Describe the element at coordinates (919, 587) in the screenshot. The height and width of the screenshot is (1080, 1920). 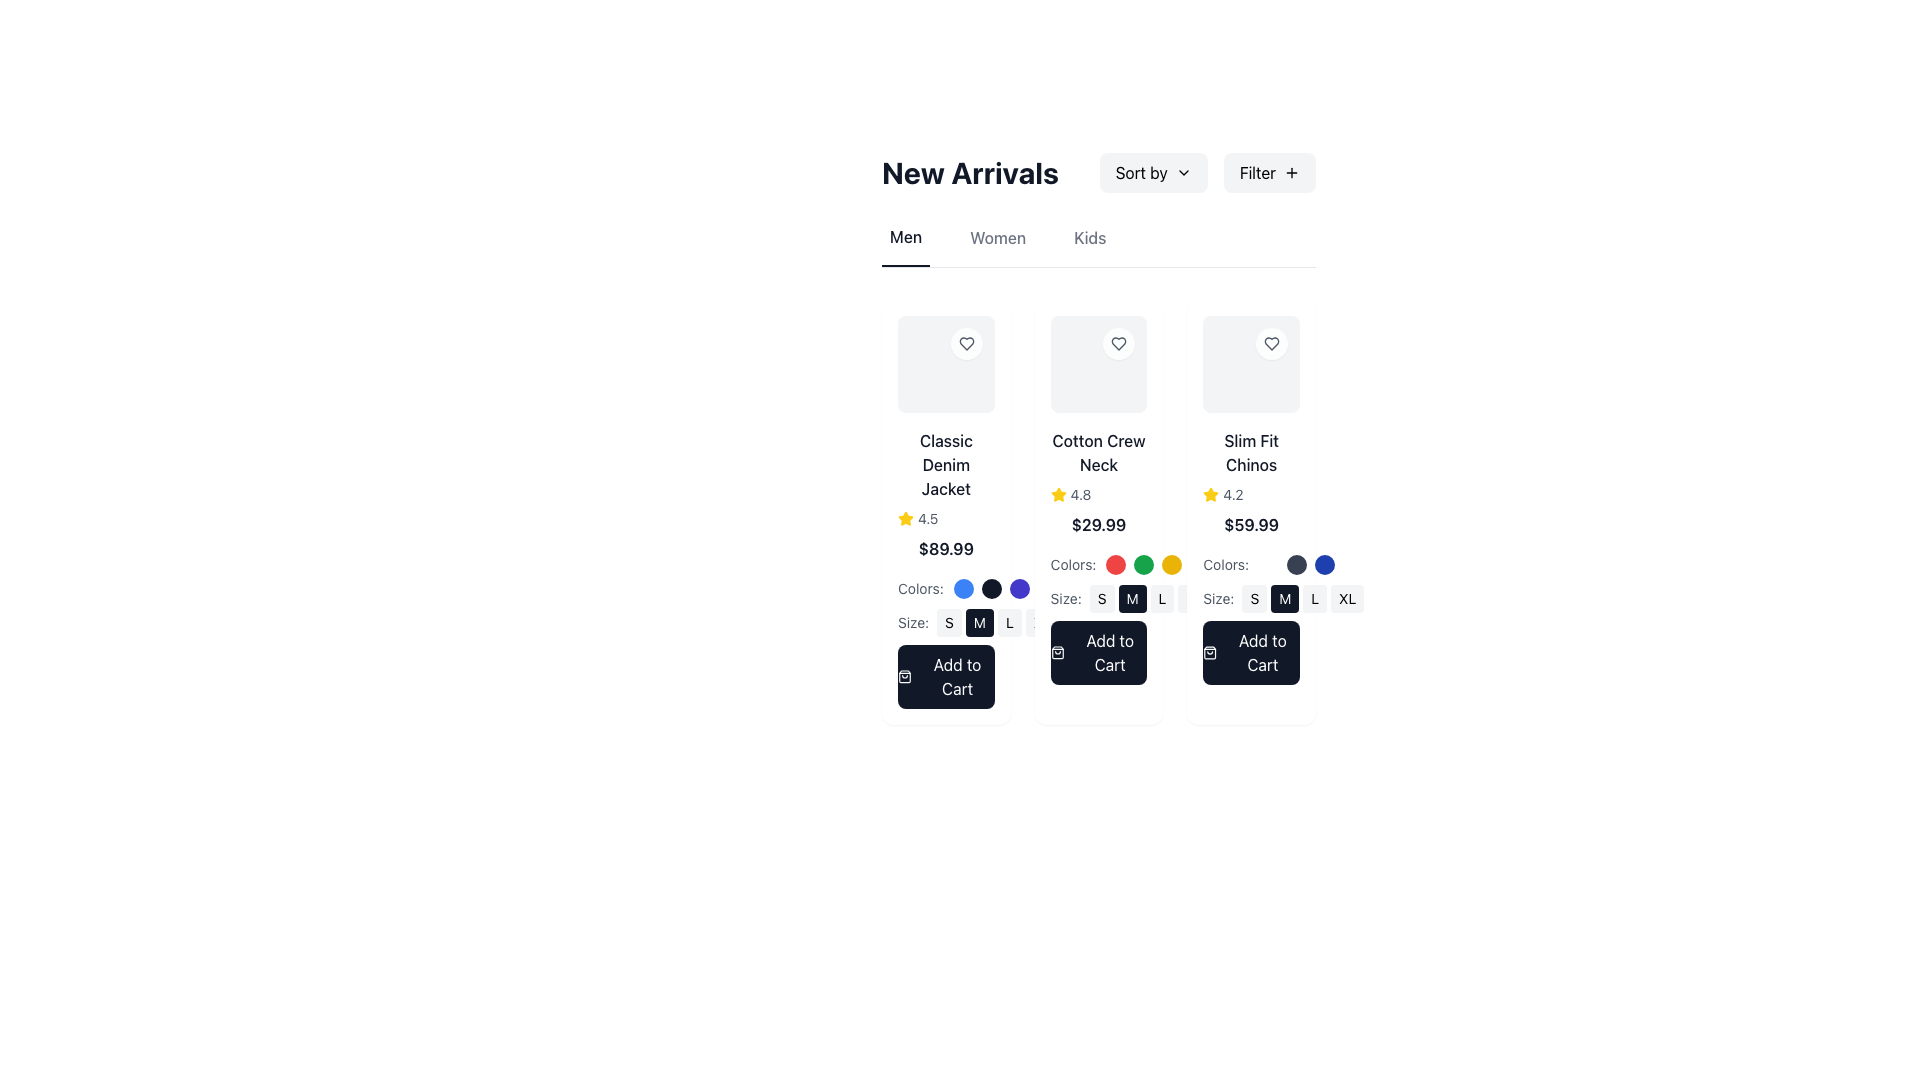
I see `label displaying the word 'Colors:' which is styled in light gray color and located to the left of the color selection circles under the product titled 'Classic Denim Jacket.'` at that location.